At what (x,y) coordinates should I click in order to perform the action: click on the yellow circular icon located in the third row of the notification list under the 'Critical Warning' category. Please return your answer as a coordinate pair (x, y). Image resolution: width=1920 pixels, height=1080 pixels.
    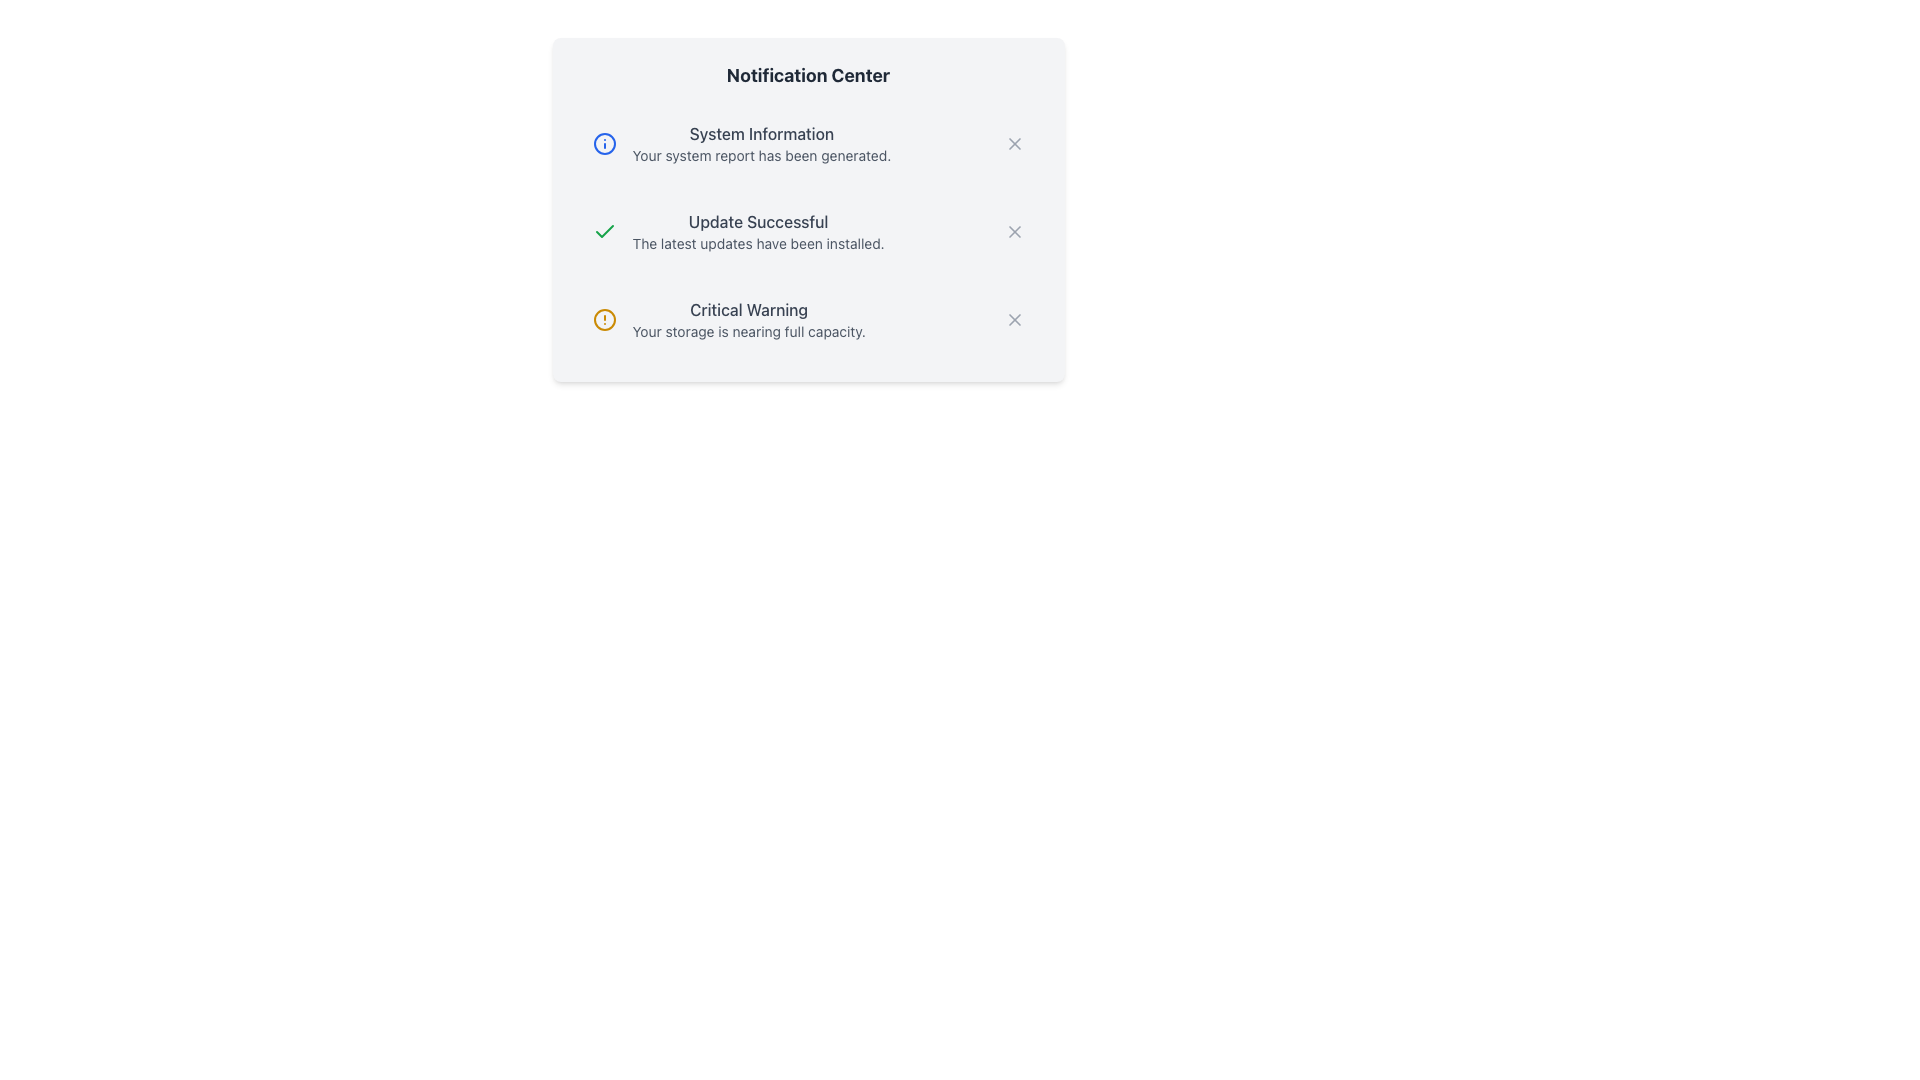
    Looking at the image, I should click on (603, 319).